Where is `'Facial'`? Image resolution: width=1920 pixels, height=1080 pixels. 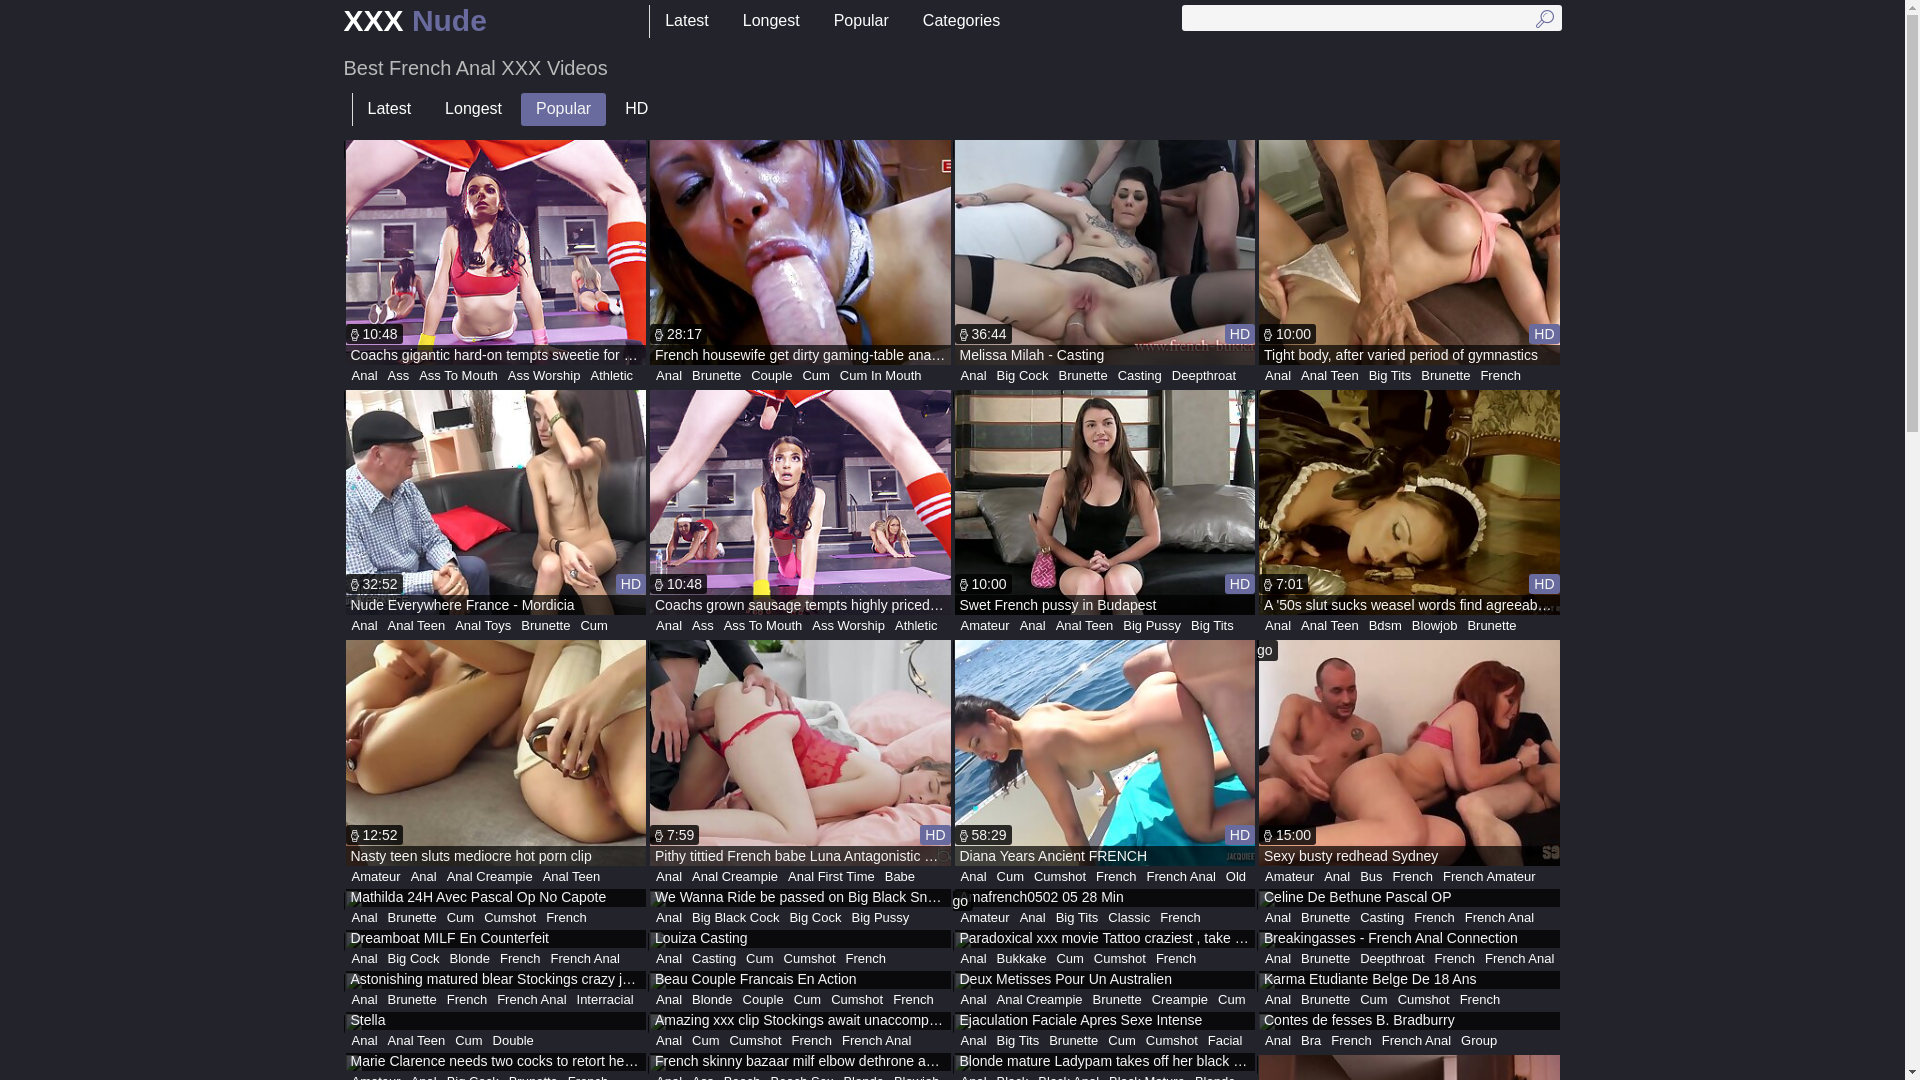
'Facial' is located at coordinates (1202, 1040).